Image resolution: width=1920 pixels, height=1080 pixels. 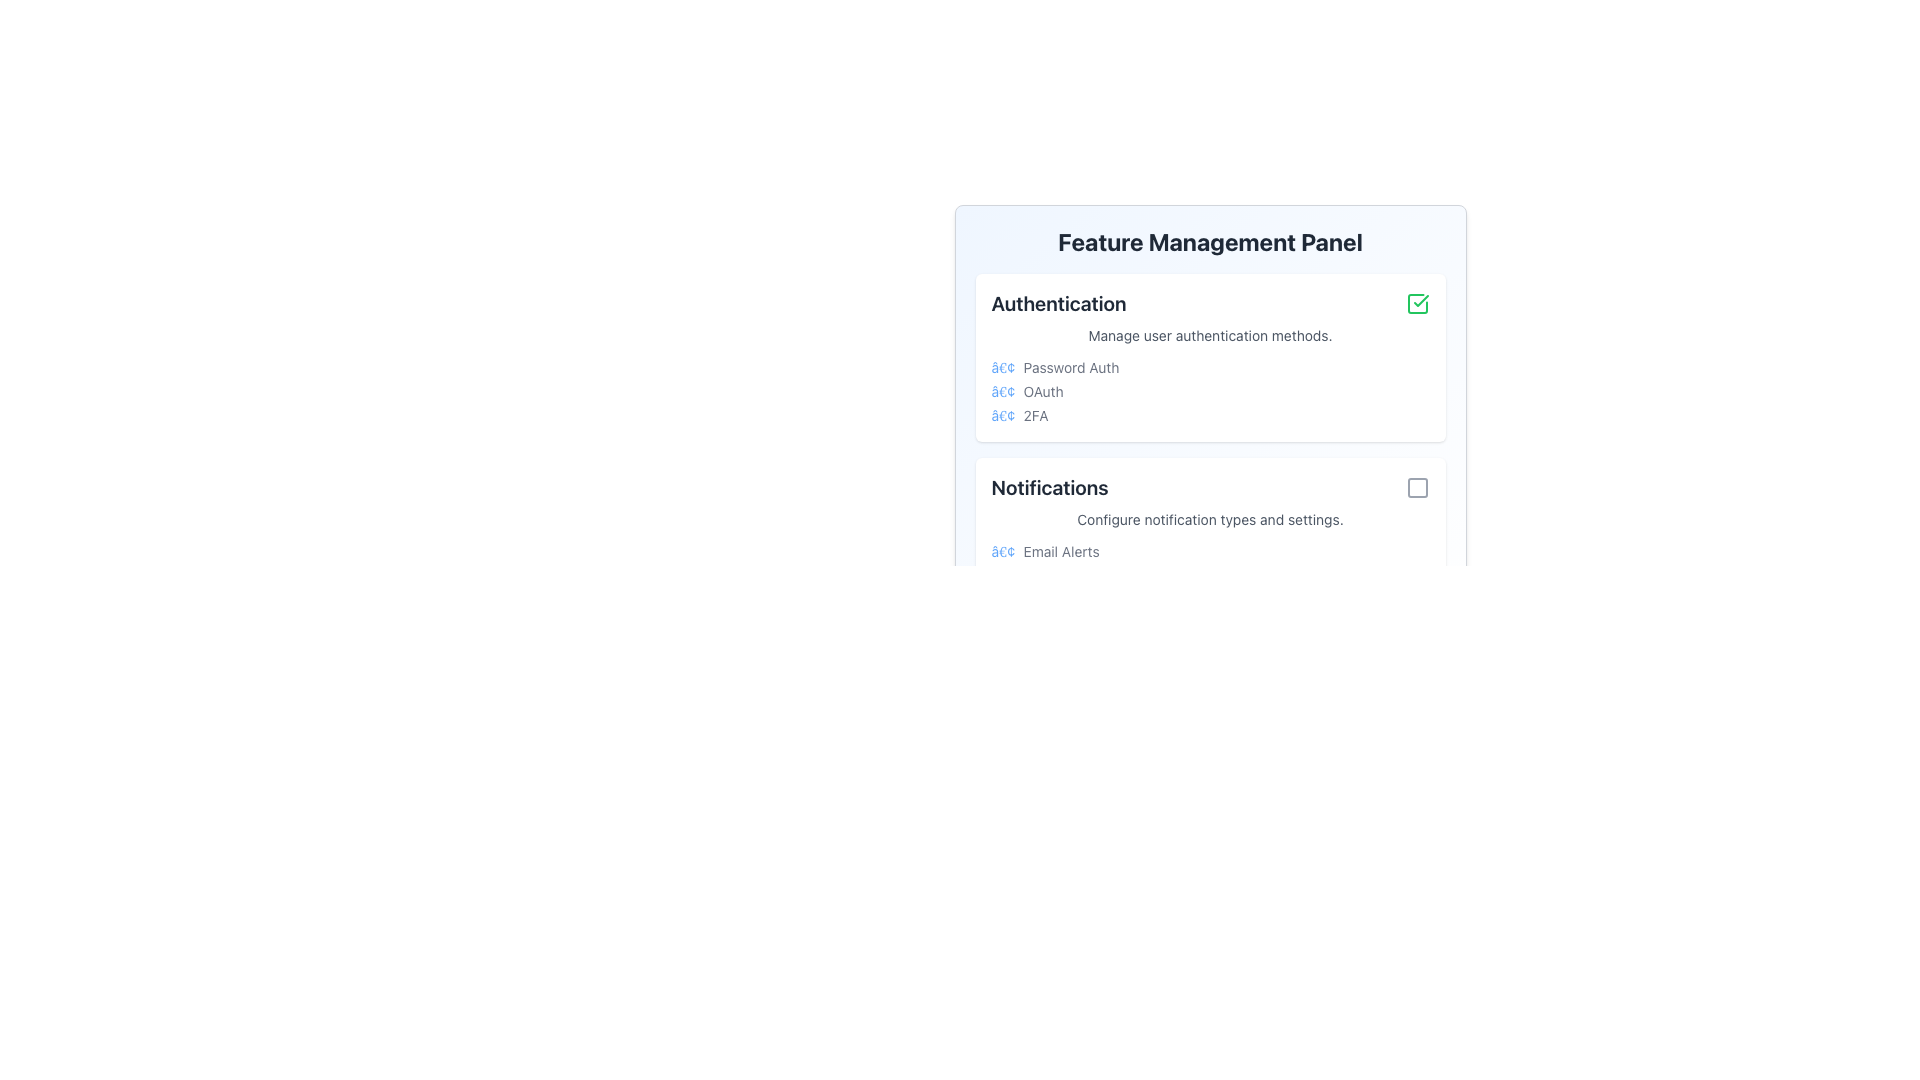 I want to click on the Informational Text that provides clarification about the 'Authentication' section, located directly below the section heading, so click(x=1209, y=334).